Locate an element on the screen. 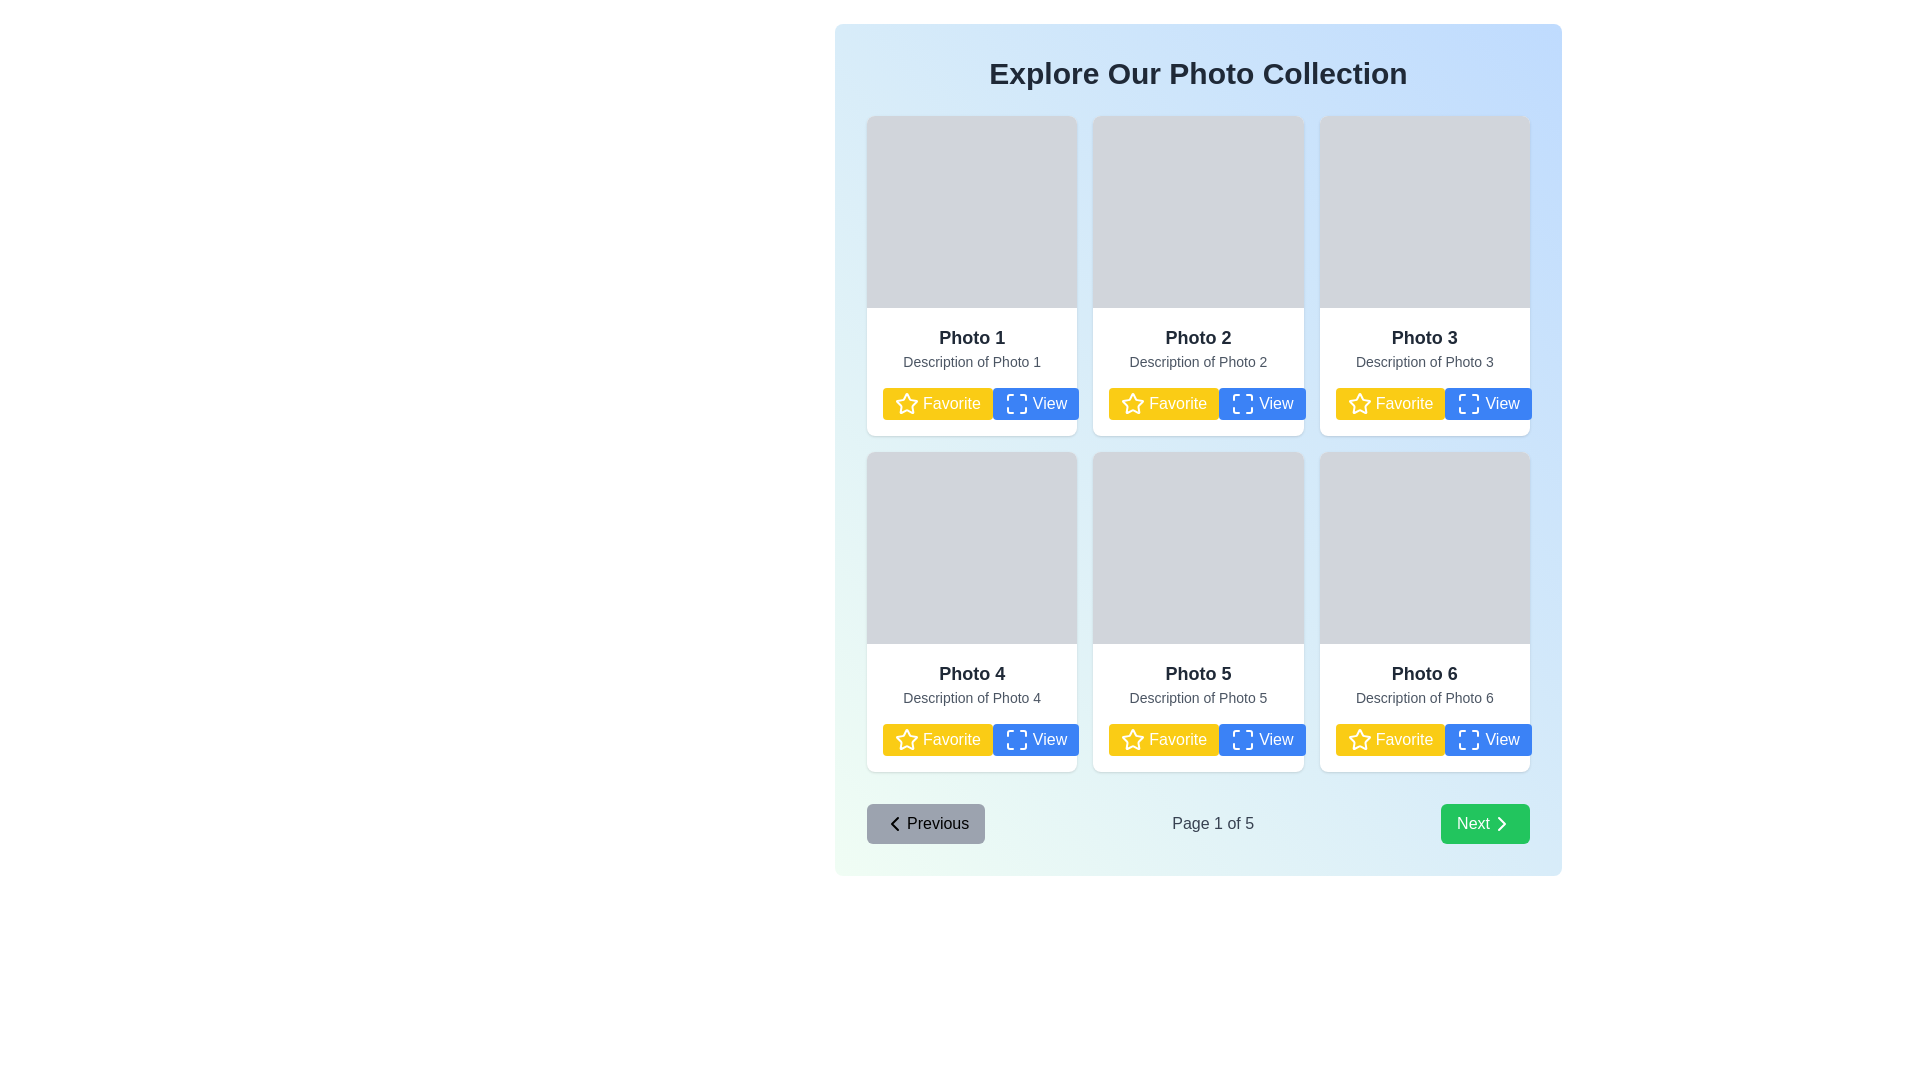  the maximize icon located at the left end of the 'View' button associated with 'Photo 6' in the bottom-right corner of the grid is located at coordinates (1469, 740).